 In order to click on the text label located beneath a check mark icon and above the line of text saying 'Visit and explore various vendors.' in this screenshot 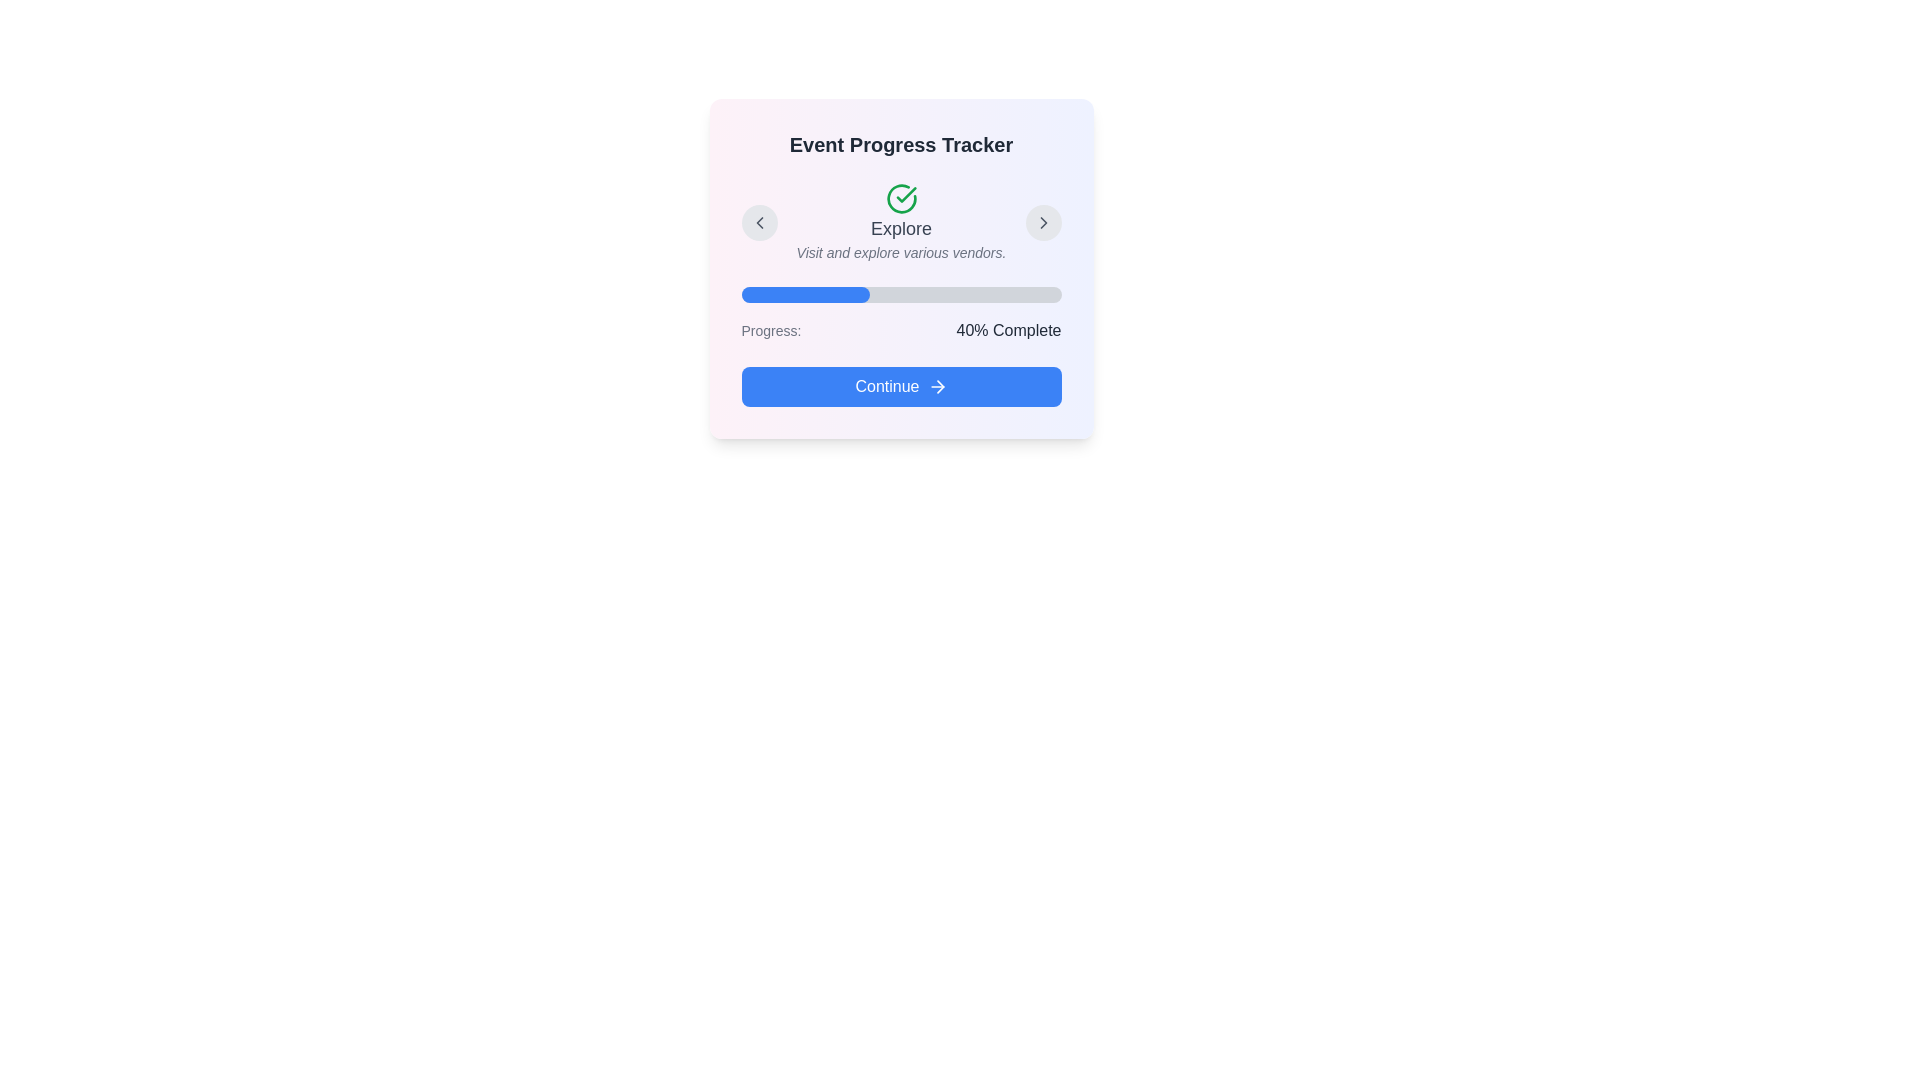, I will do `click(900, 227)`.